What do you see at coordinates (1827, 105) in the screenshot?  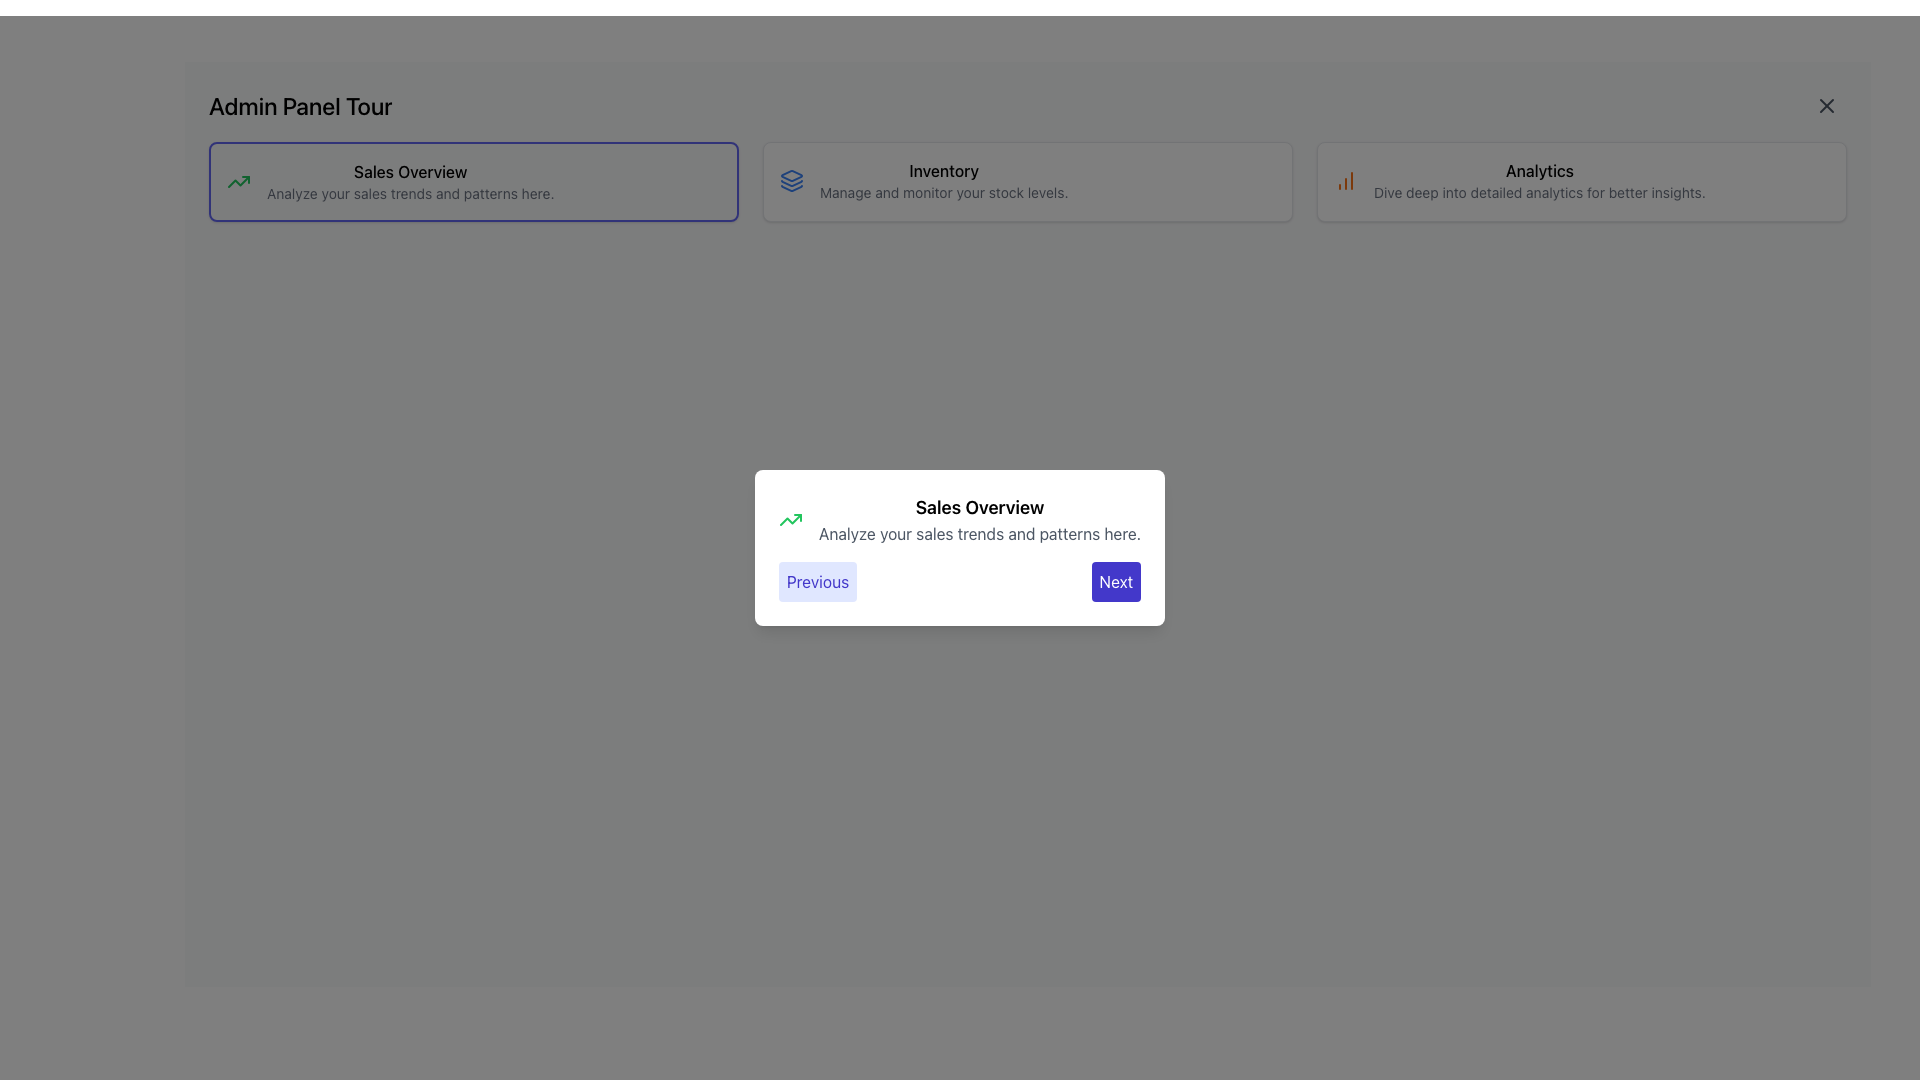 I see `the small dark gray 'X' icon within the light gray circular button located at the top-right corner of the 'Admin Panel Tour' dialog box` at bounding box center [1827, 105].